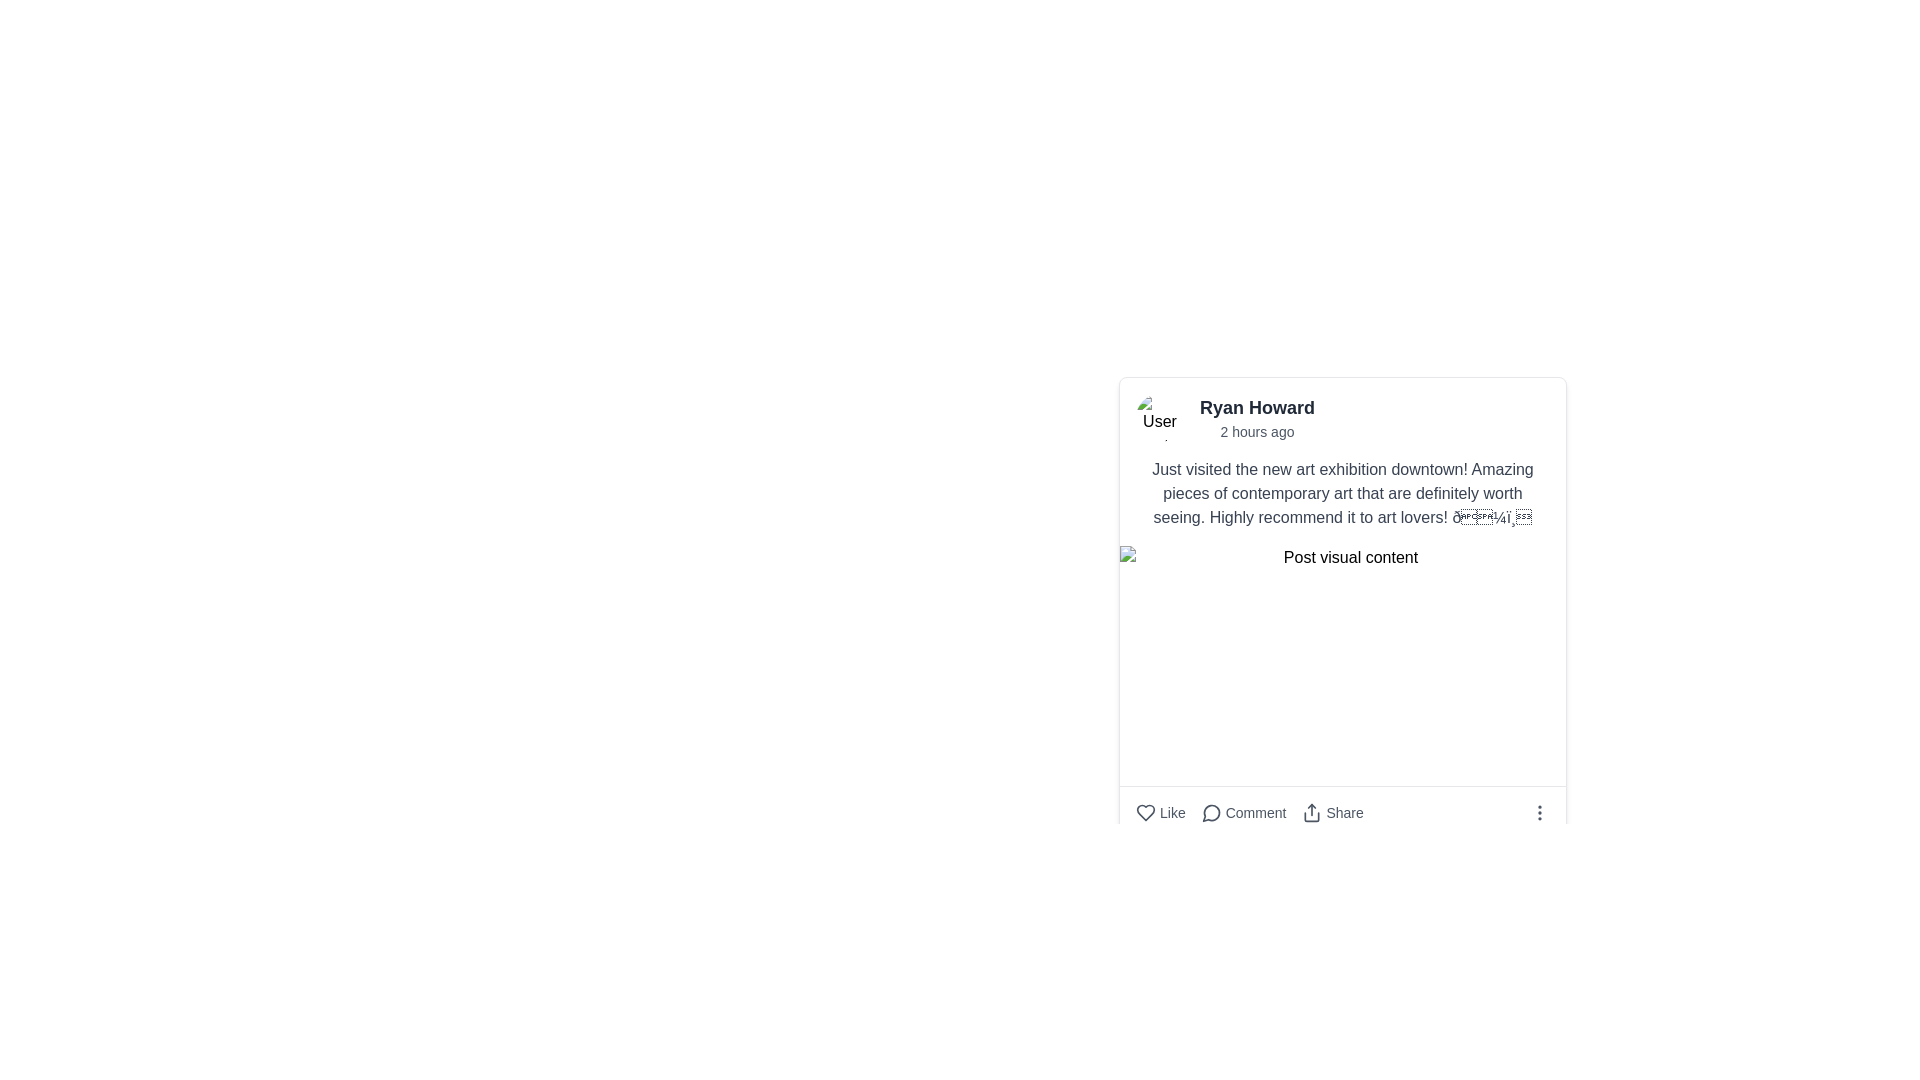  I want to click on the text block that serves as a description for the post, located beneath the username 'Ryan Howard' and above the 'Post visual content' area, so click(1343, 493).